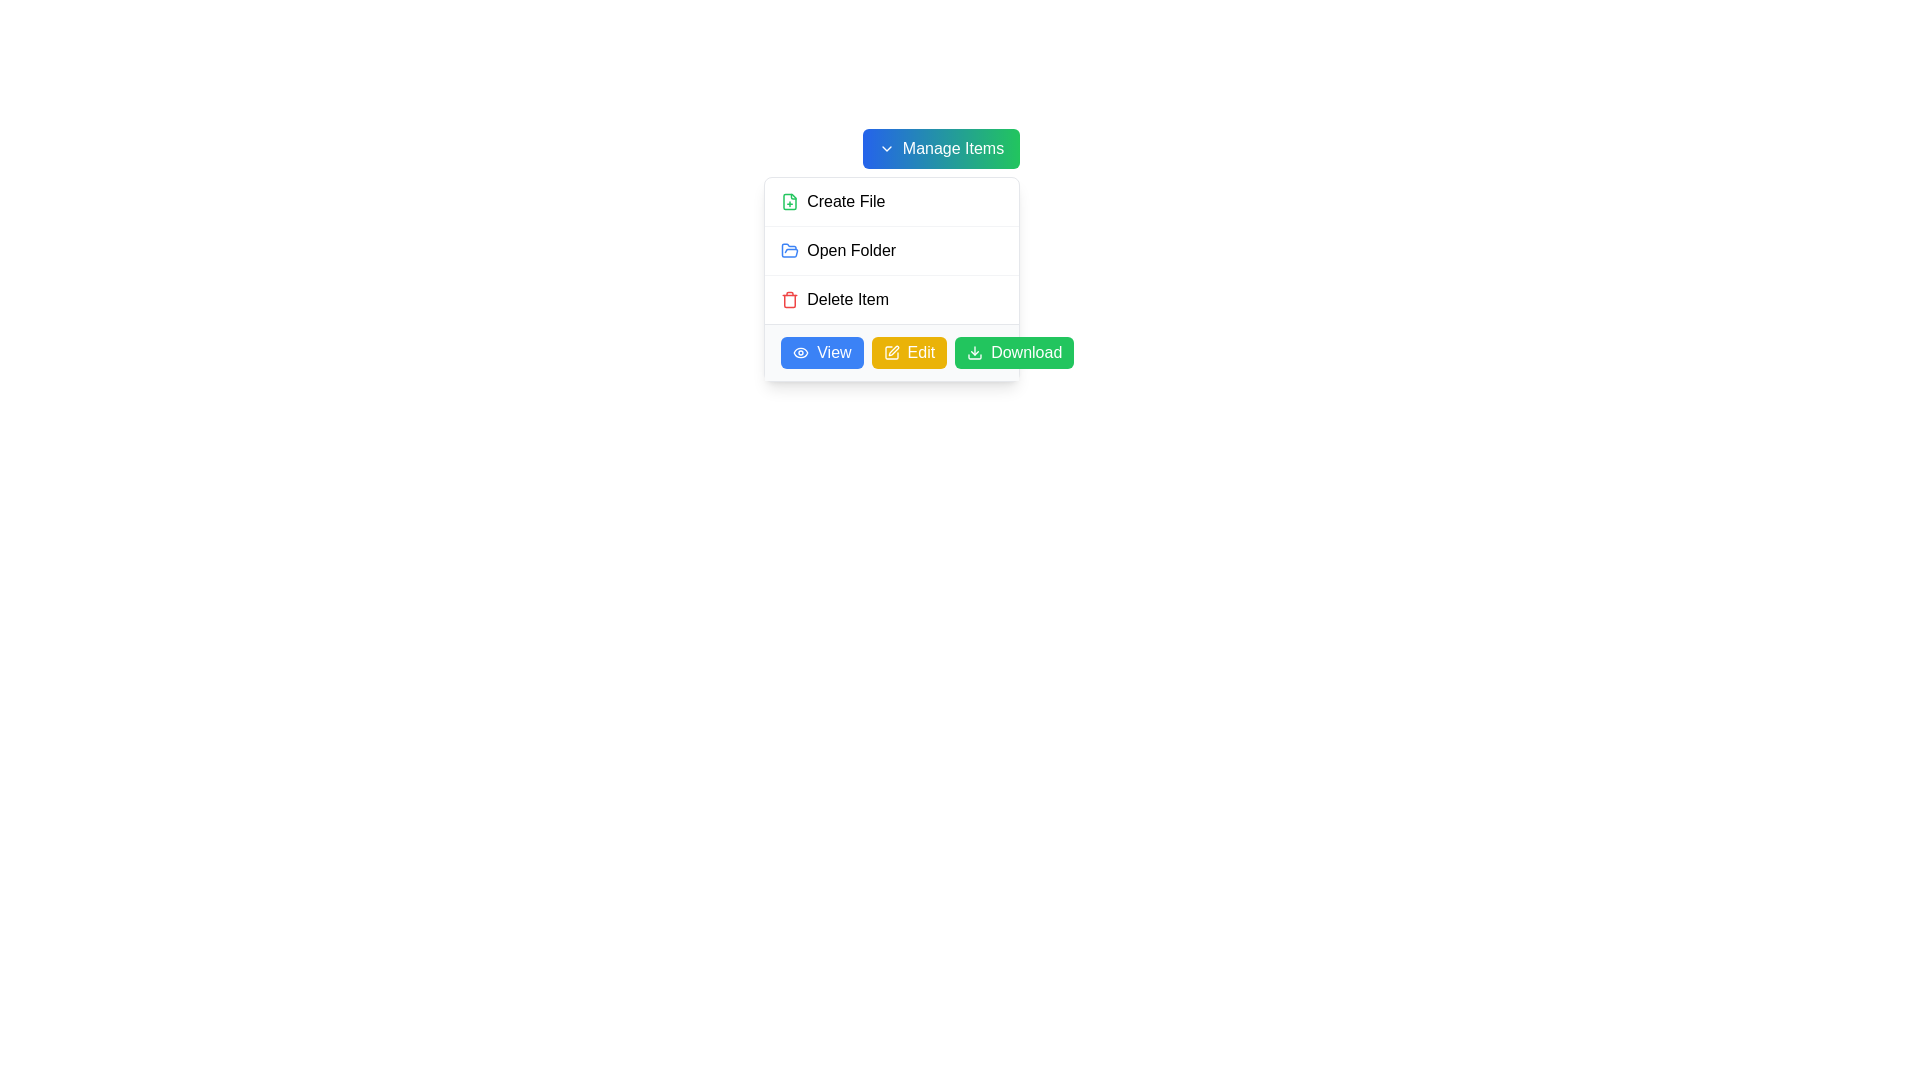 The width and height of the screenshot is (1920, 1080). I want to click on the 'Open Folder' icon located in the dropdown menu under the 'Manage Items' button, so click(789, 249).